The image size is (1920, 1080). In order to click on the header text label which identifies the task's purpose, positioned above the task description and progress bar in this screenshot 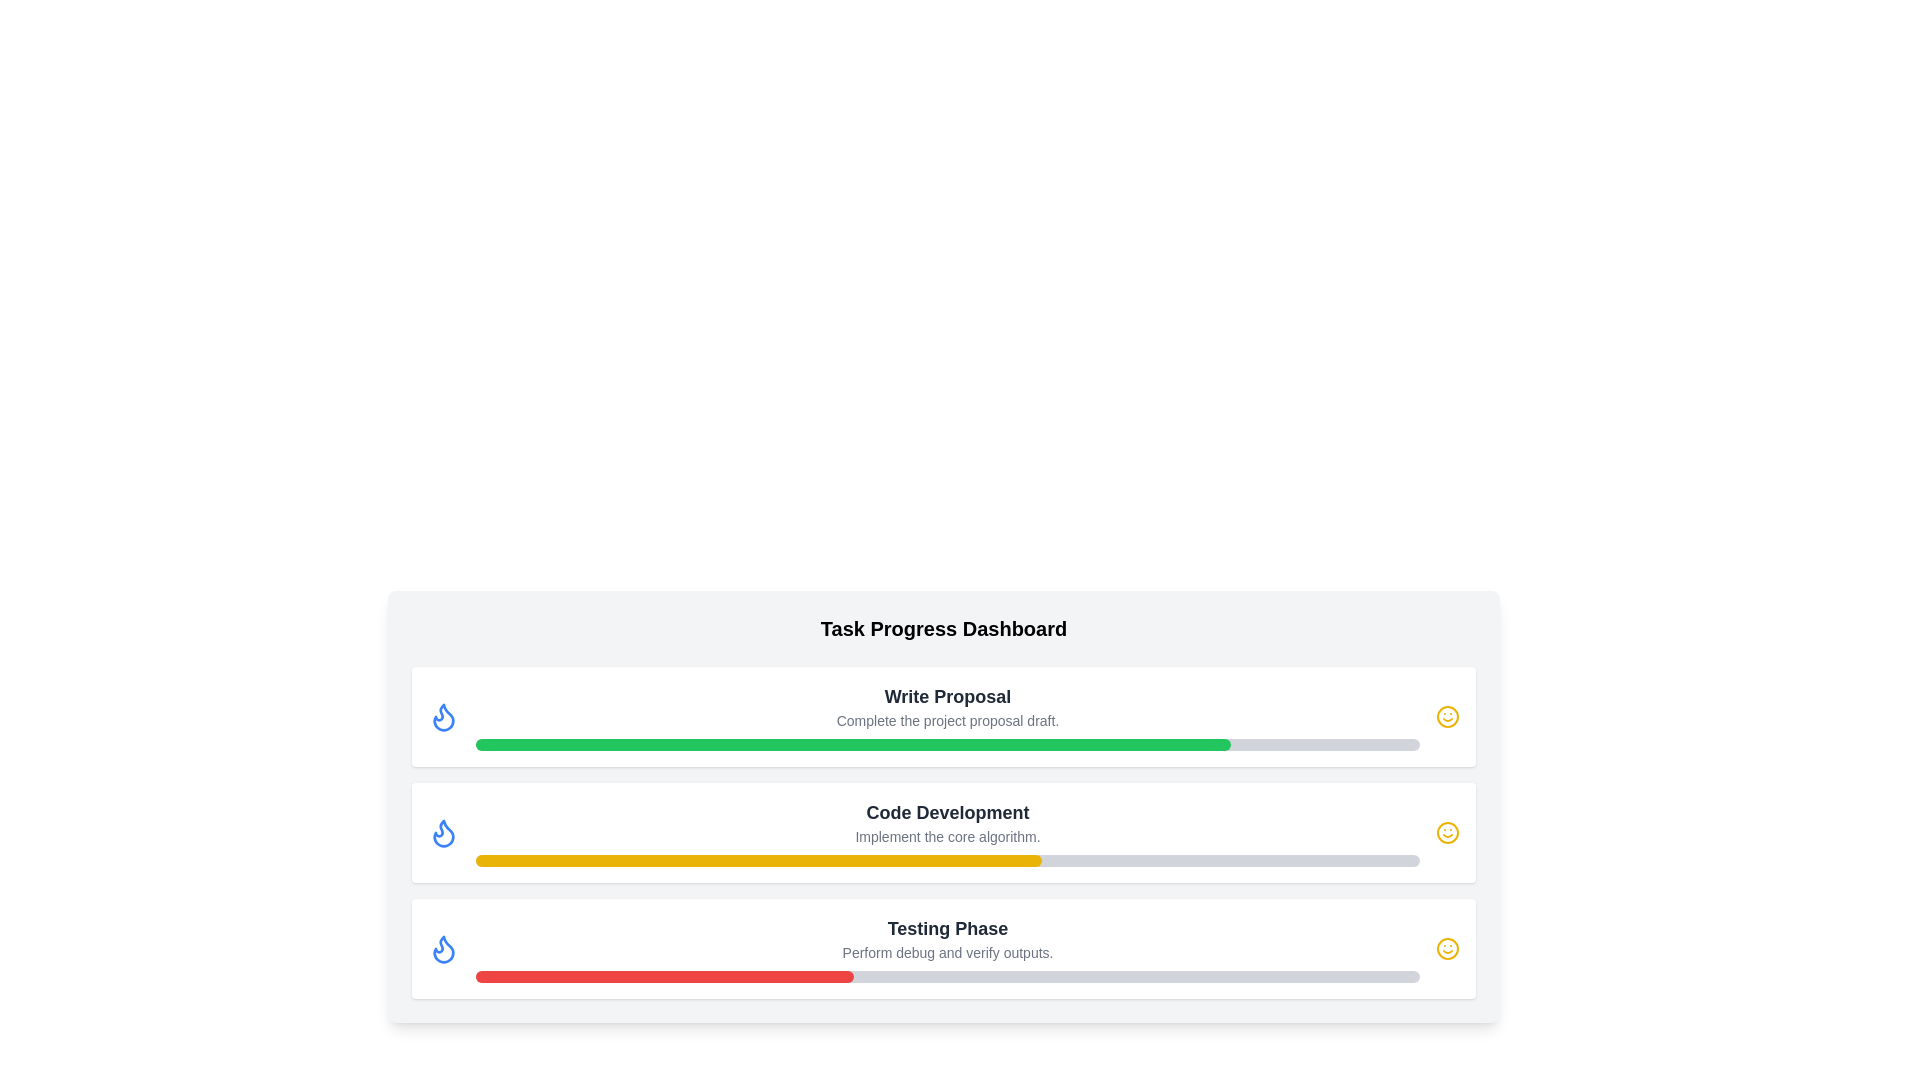, I will do `click(947, 696)`.